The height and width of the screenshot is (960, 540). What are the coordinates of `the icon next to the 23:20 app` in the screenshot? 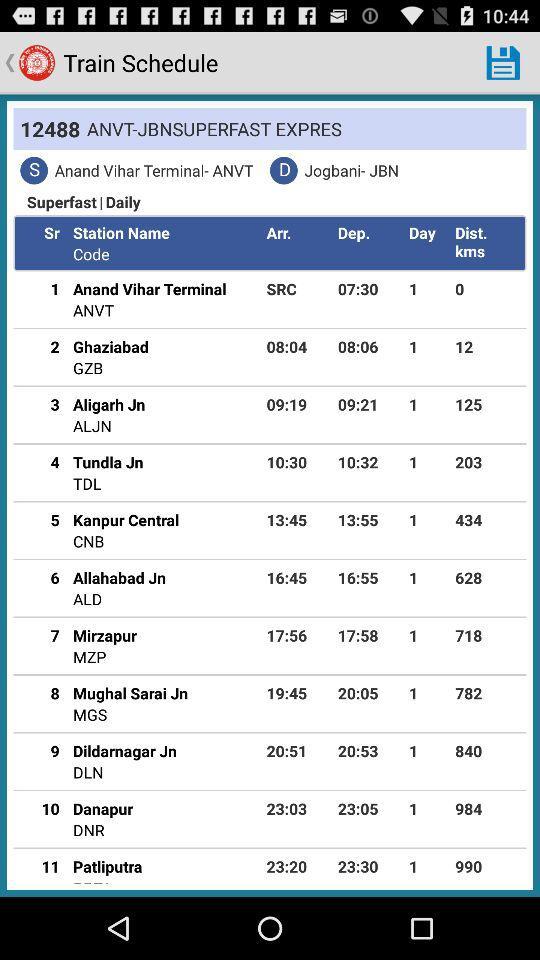 It's located at (91, 879).